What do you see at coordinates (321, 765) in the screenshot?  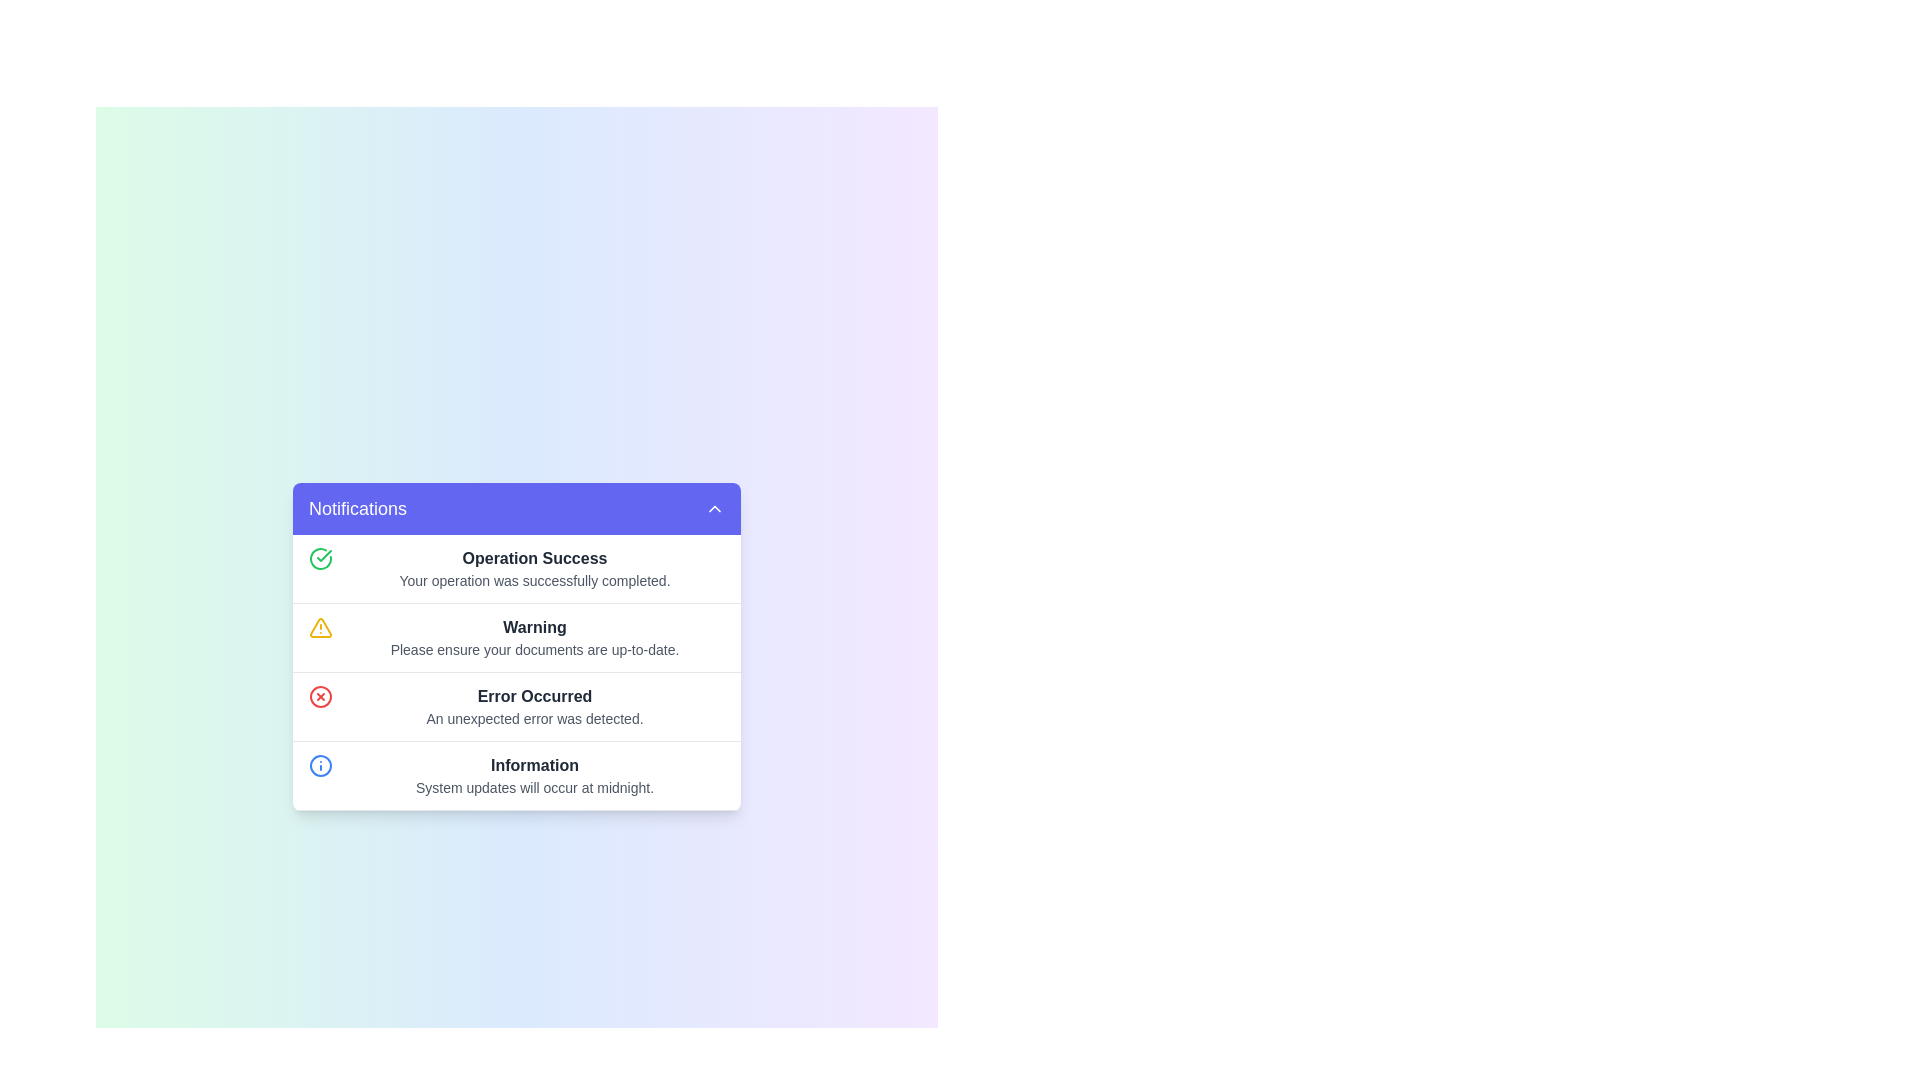 I see `the icon representing system updates located to the left of the text 'Information System updates will occur at midnight.' in the last notification entry in the 'Notifications' panel` at bounding box center [321, 765].